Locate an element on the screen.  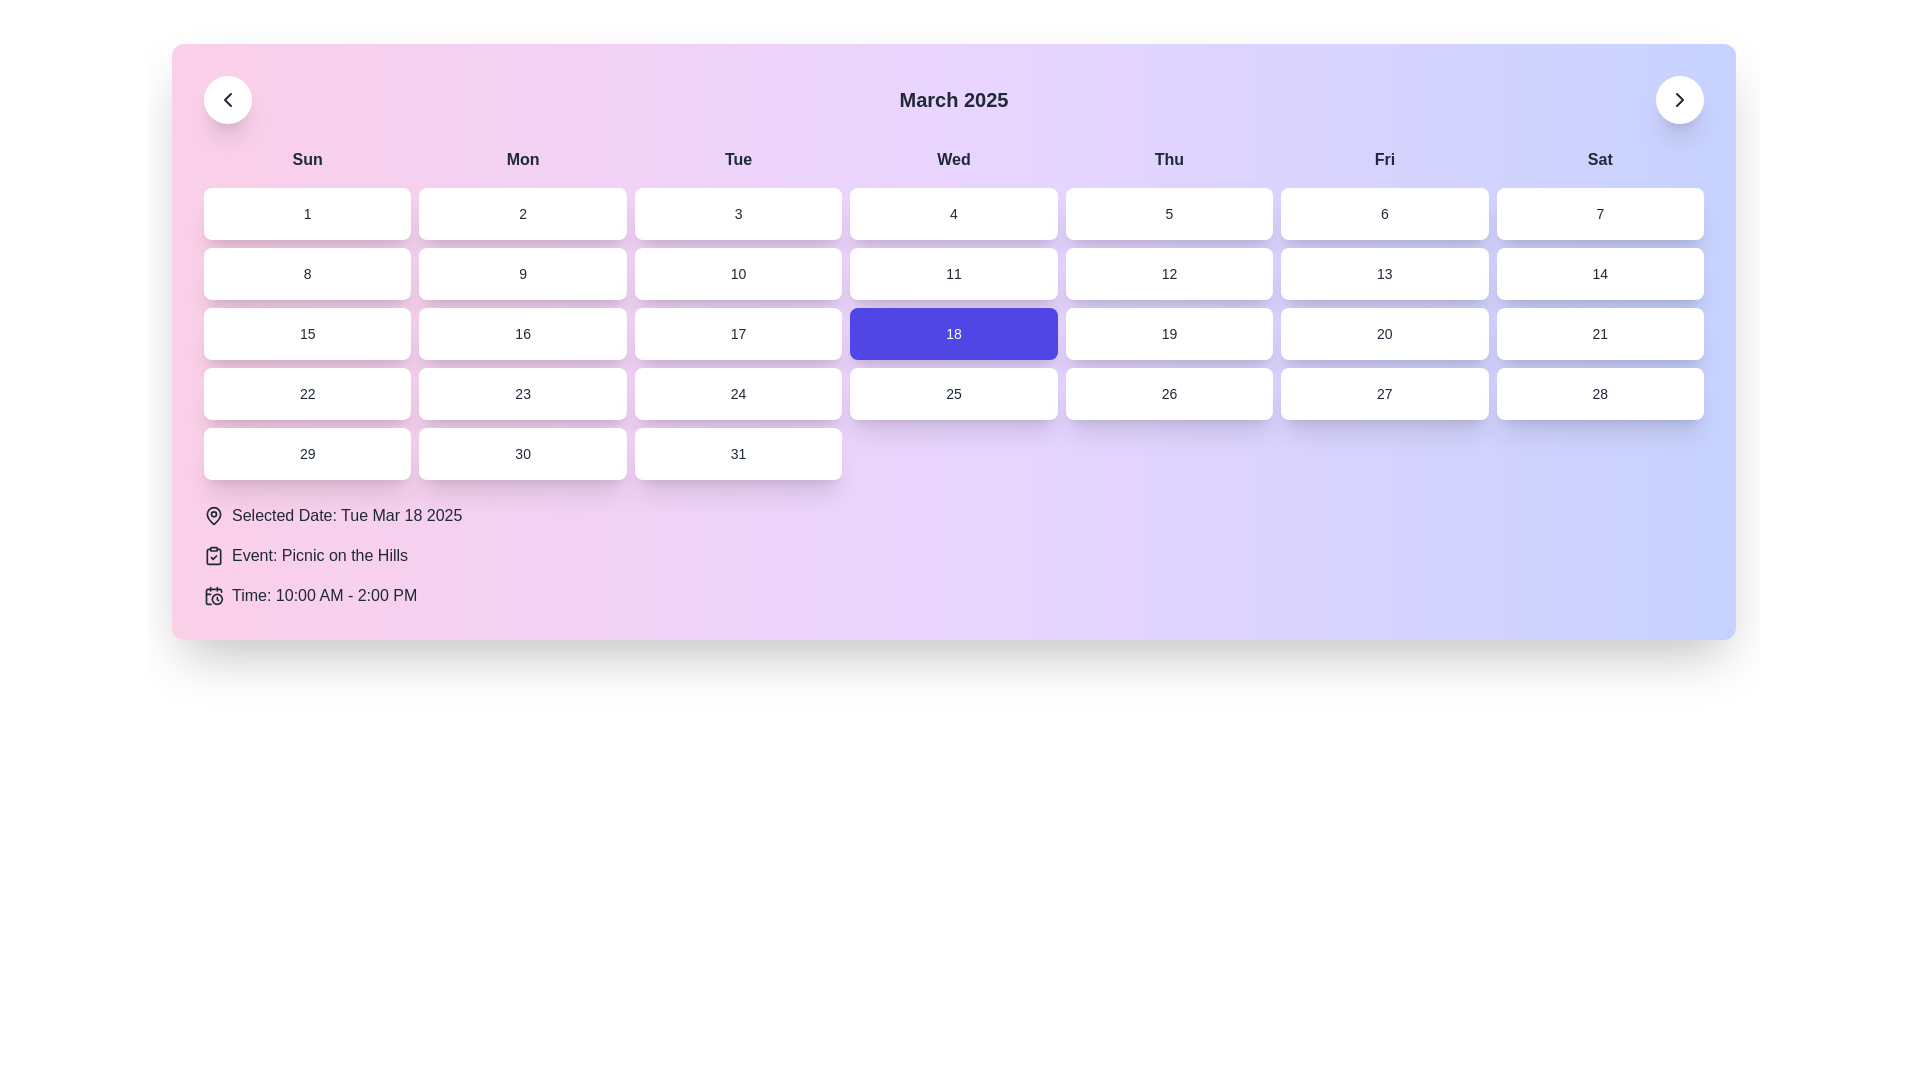
the calendar icon with a clock overlay, which is located near the bottom of the calendar interface, to the left of the event time text is located at coordinates (214, 595).